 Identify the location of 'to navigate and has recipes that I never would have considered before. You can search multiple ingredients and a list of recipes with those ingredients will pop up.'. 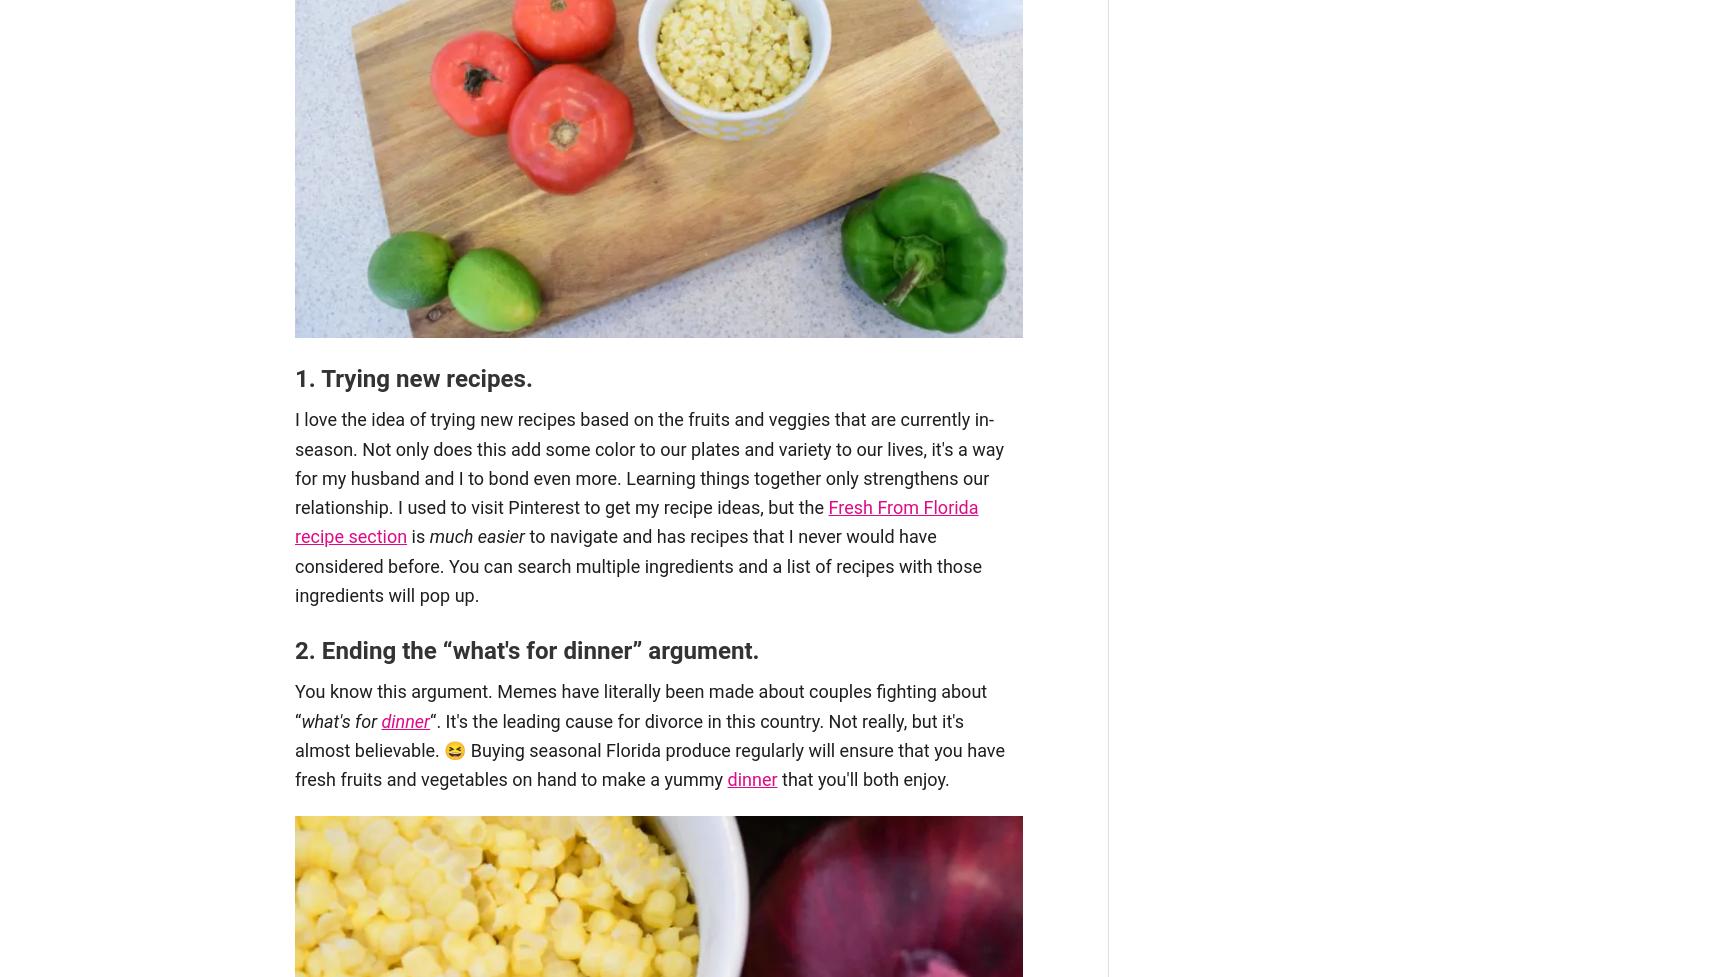
(638, 564).